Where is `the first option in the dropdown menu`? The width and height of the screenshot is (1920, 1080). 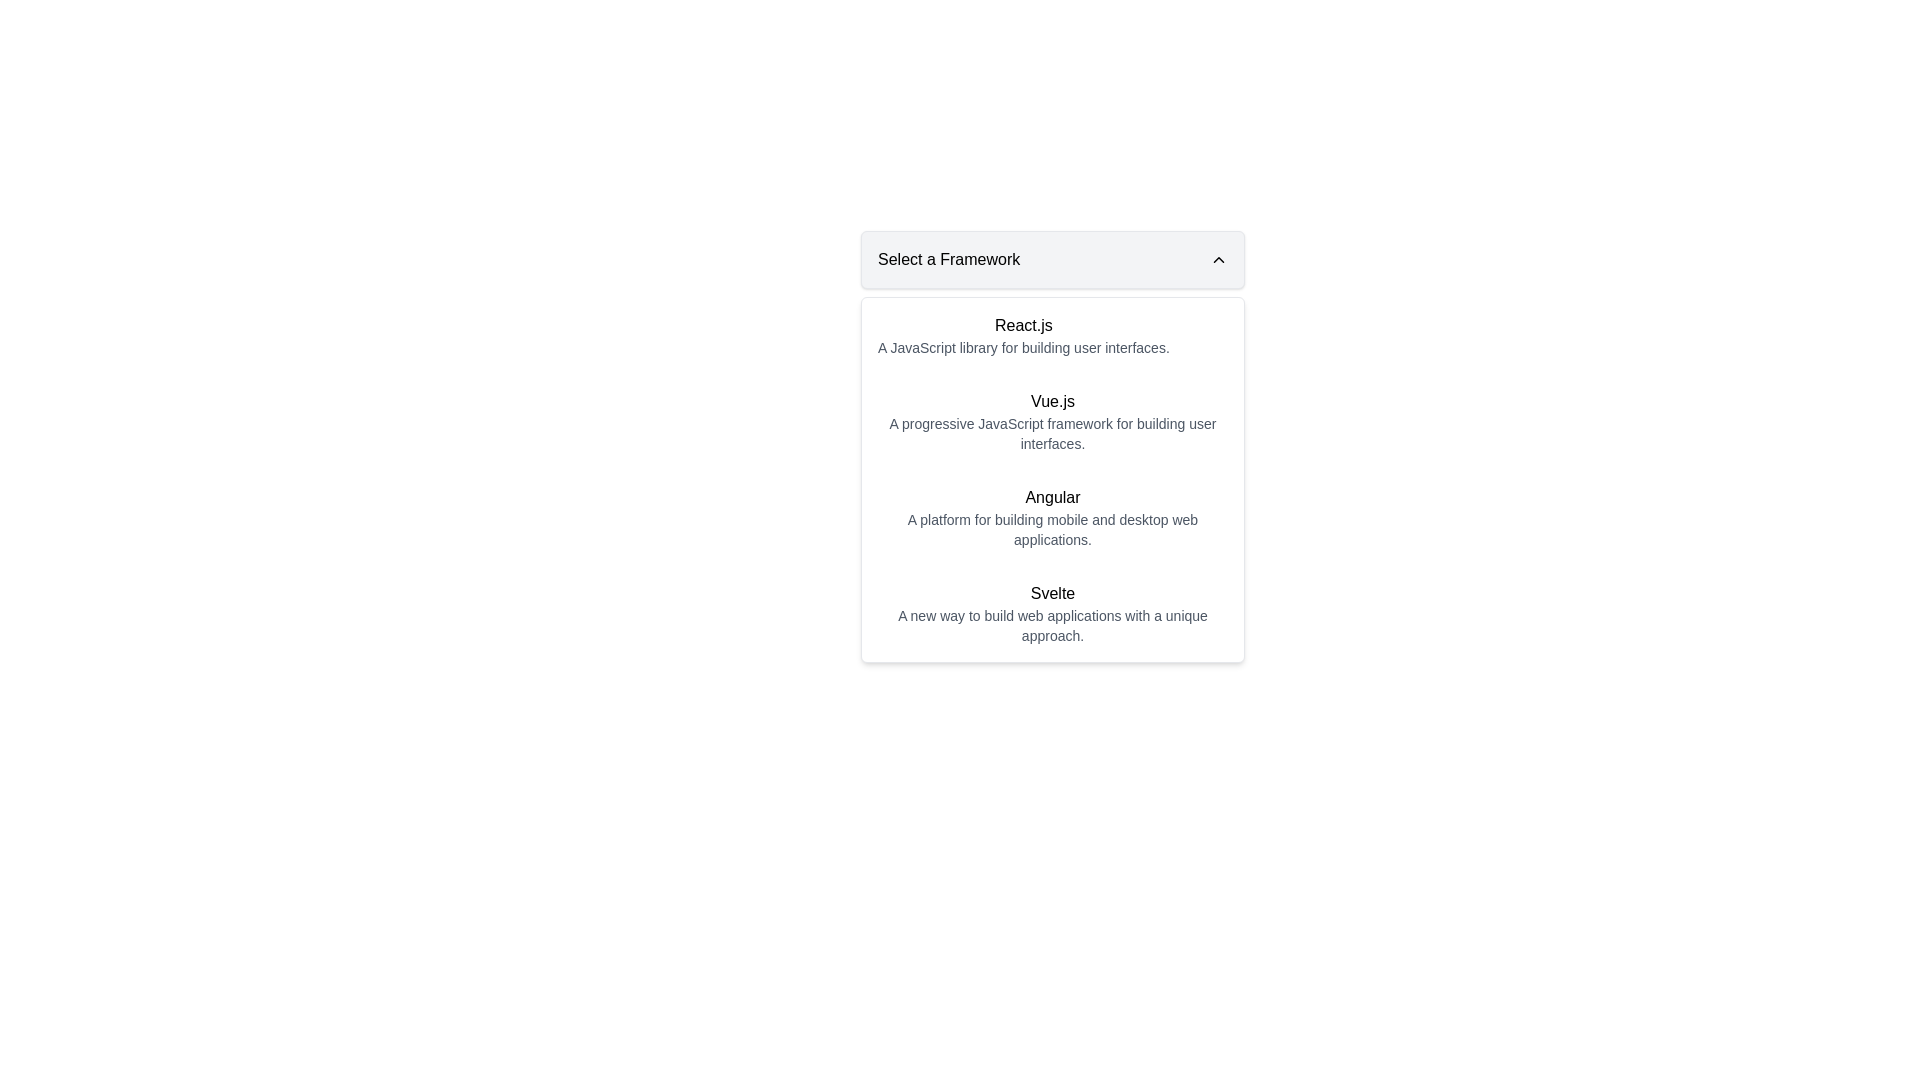 the first option in the dropdown menu is located at coordinates (1051, 334).